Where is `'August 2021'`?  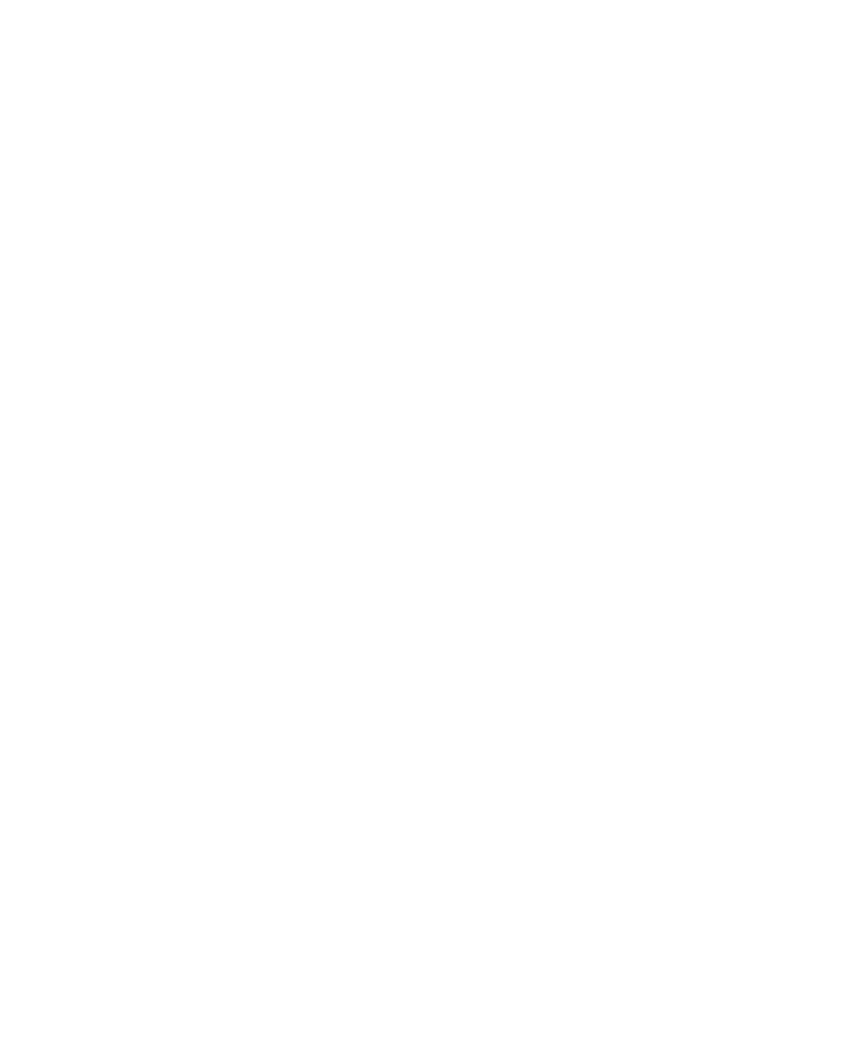
'August 2021' is located at coordinates (89, 852).